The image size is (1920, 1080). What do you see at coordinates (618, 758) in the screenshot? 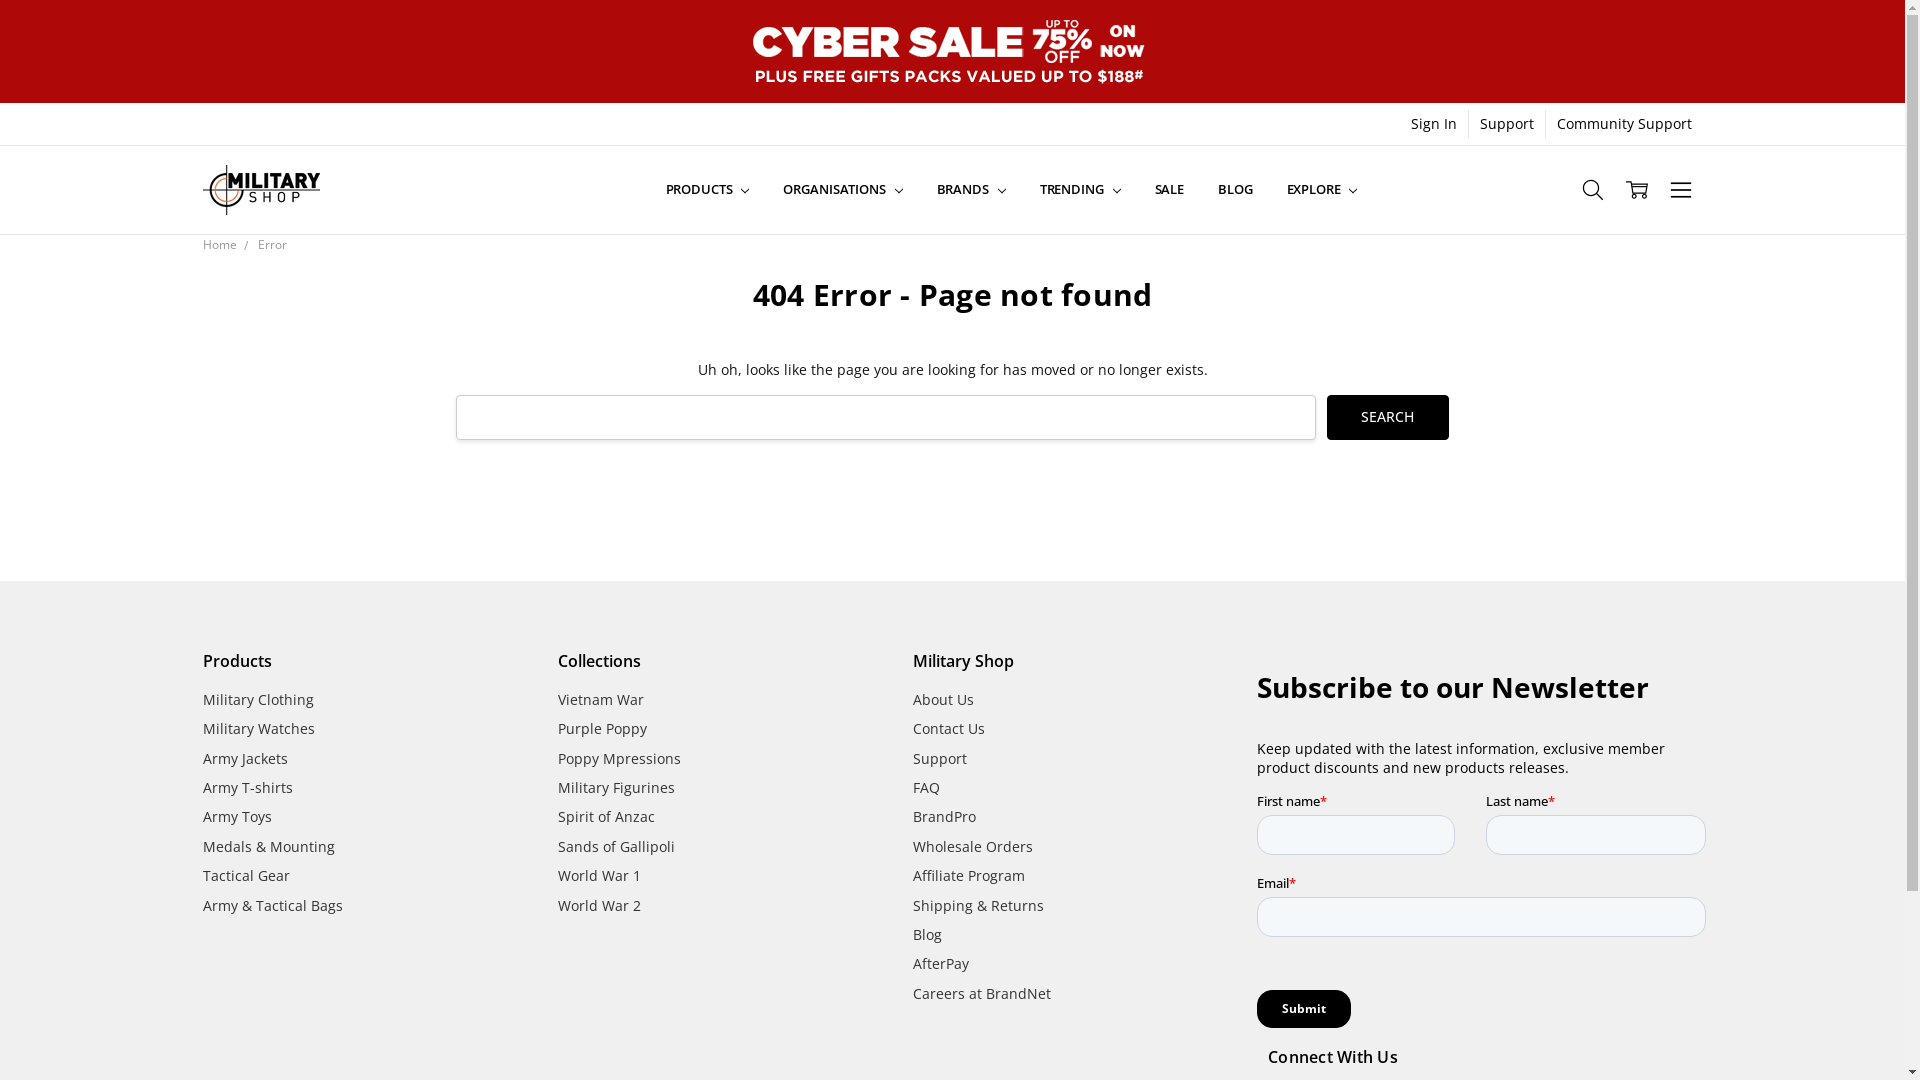
I see `'Poppy Mpressions'` at bounding box center [618, 758].